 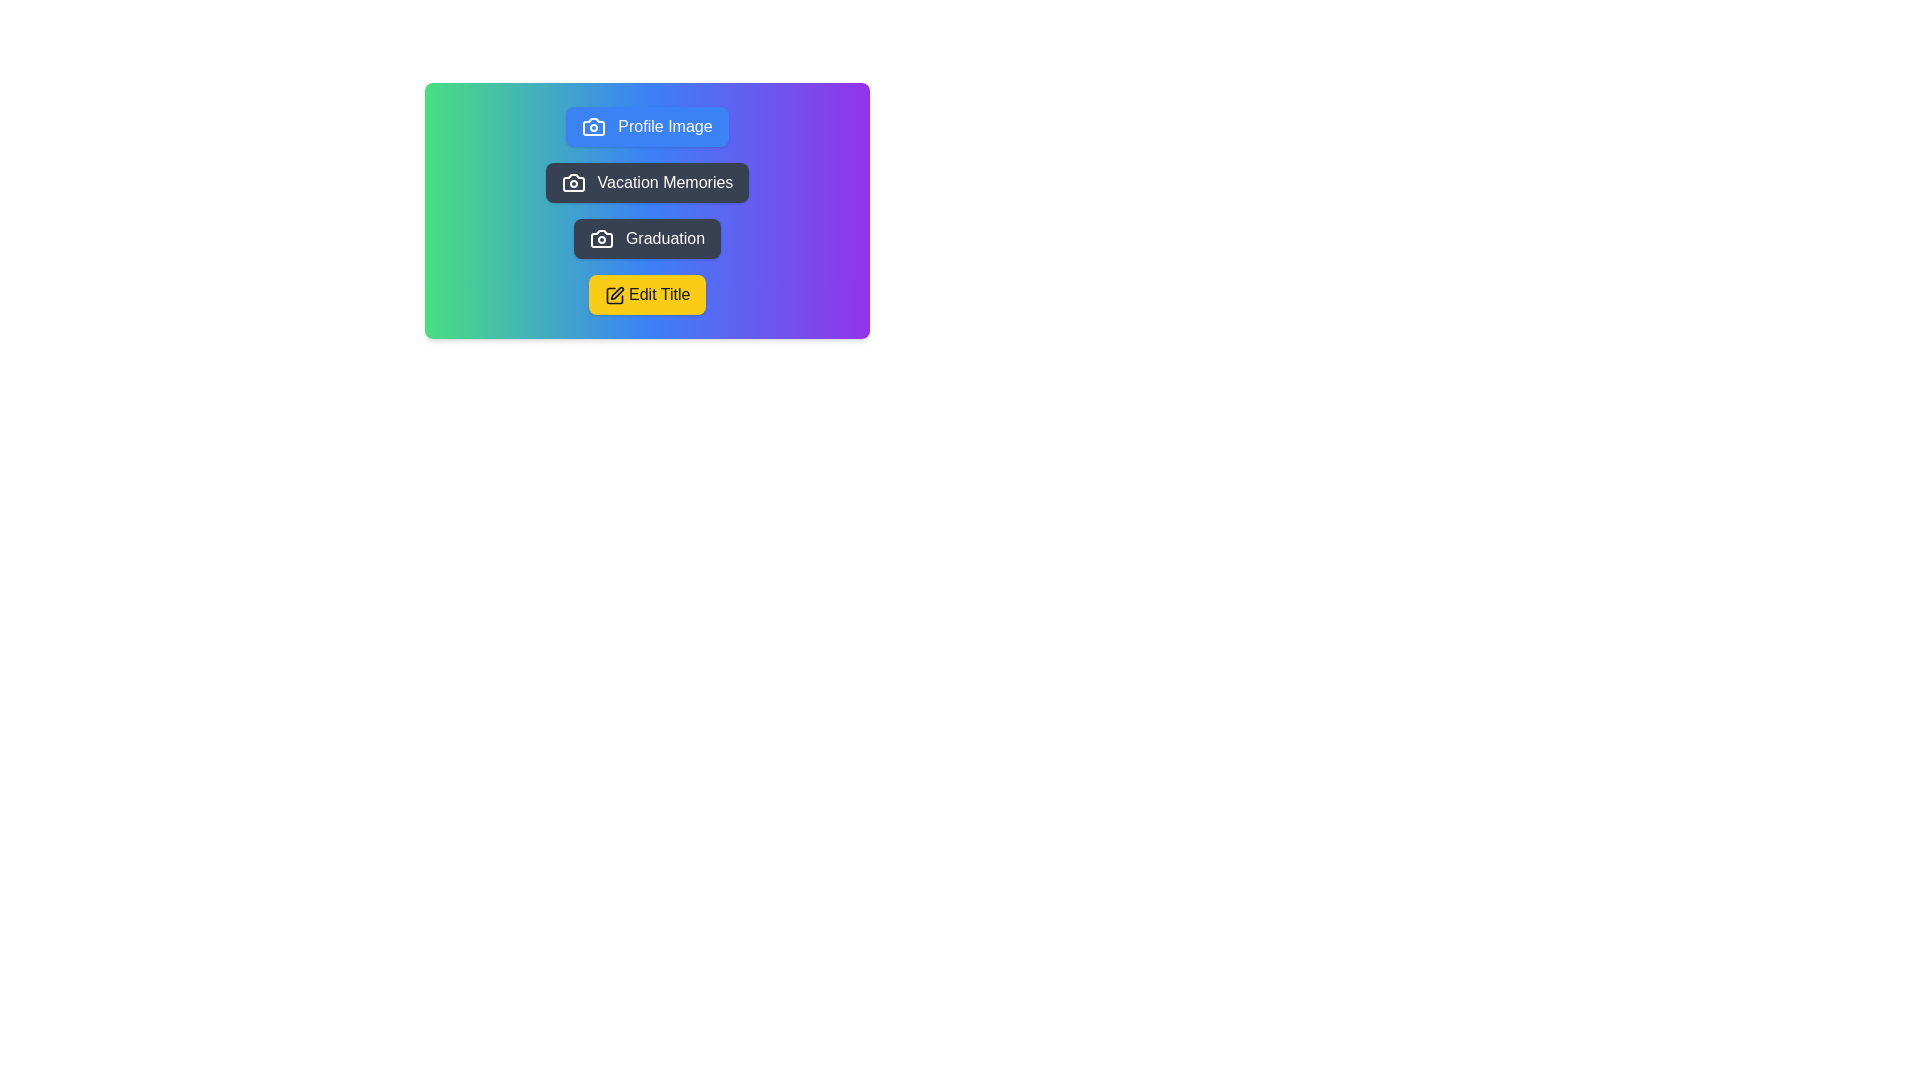 What do you see at coordinates (613, 295) in the screenshot?
I see `the pen icon representing the edit action, which is part of the yellow 'Edit Title' button located at the bottom of the vertical button group` at bounding box center [613, 295].